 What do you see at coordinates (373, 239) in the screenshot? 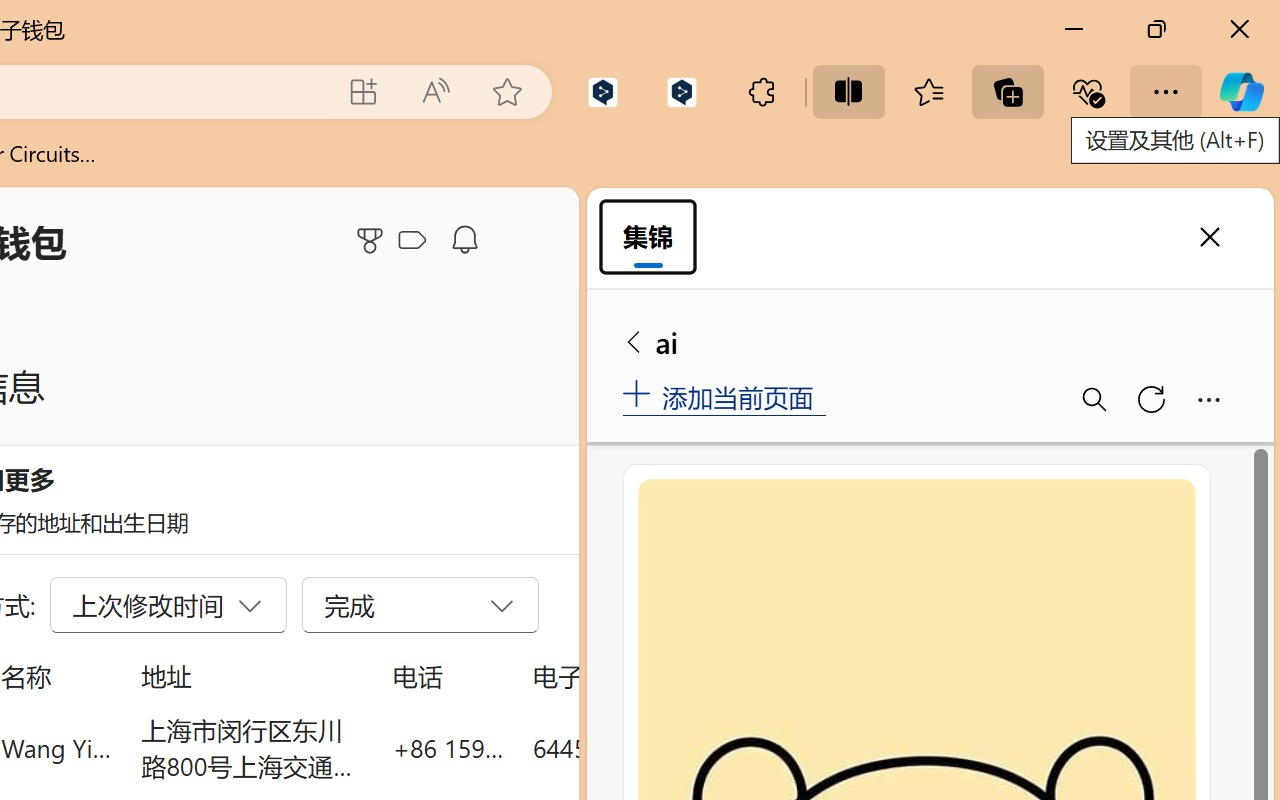
I see `'Microsoft Rewards'` at bounding box center [373, 239].